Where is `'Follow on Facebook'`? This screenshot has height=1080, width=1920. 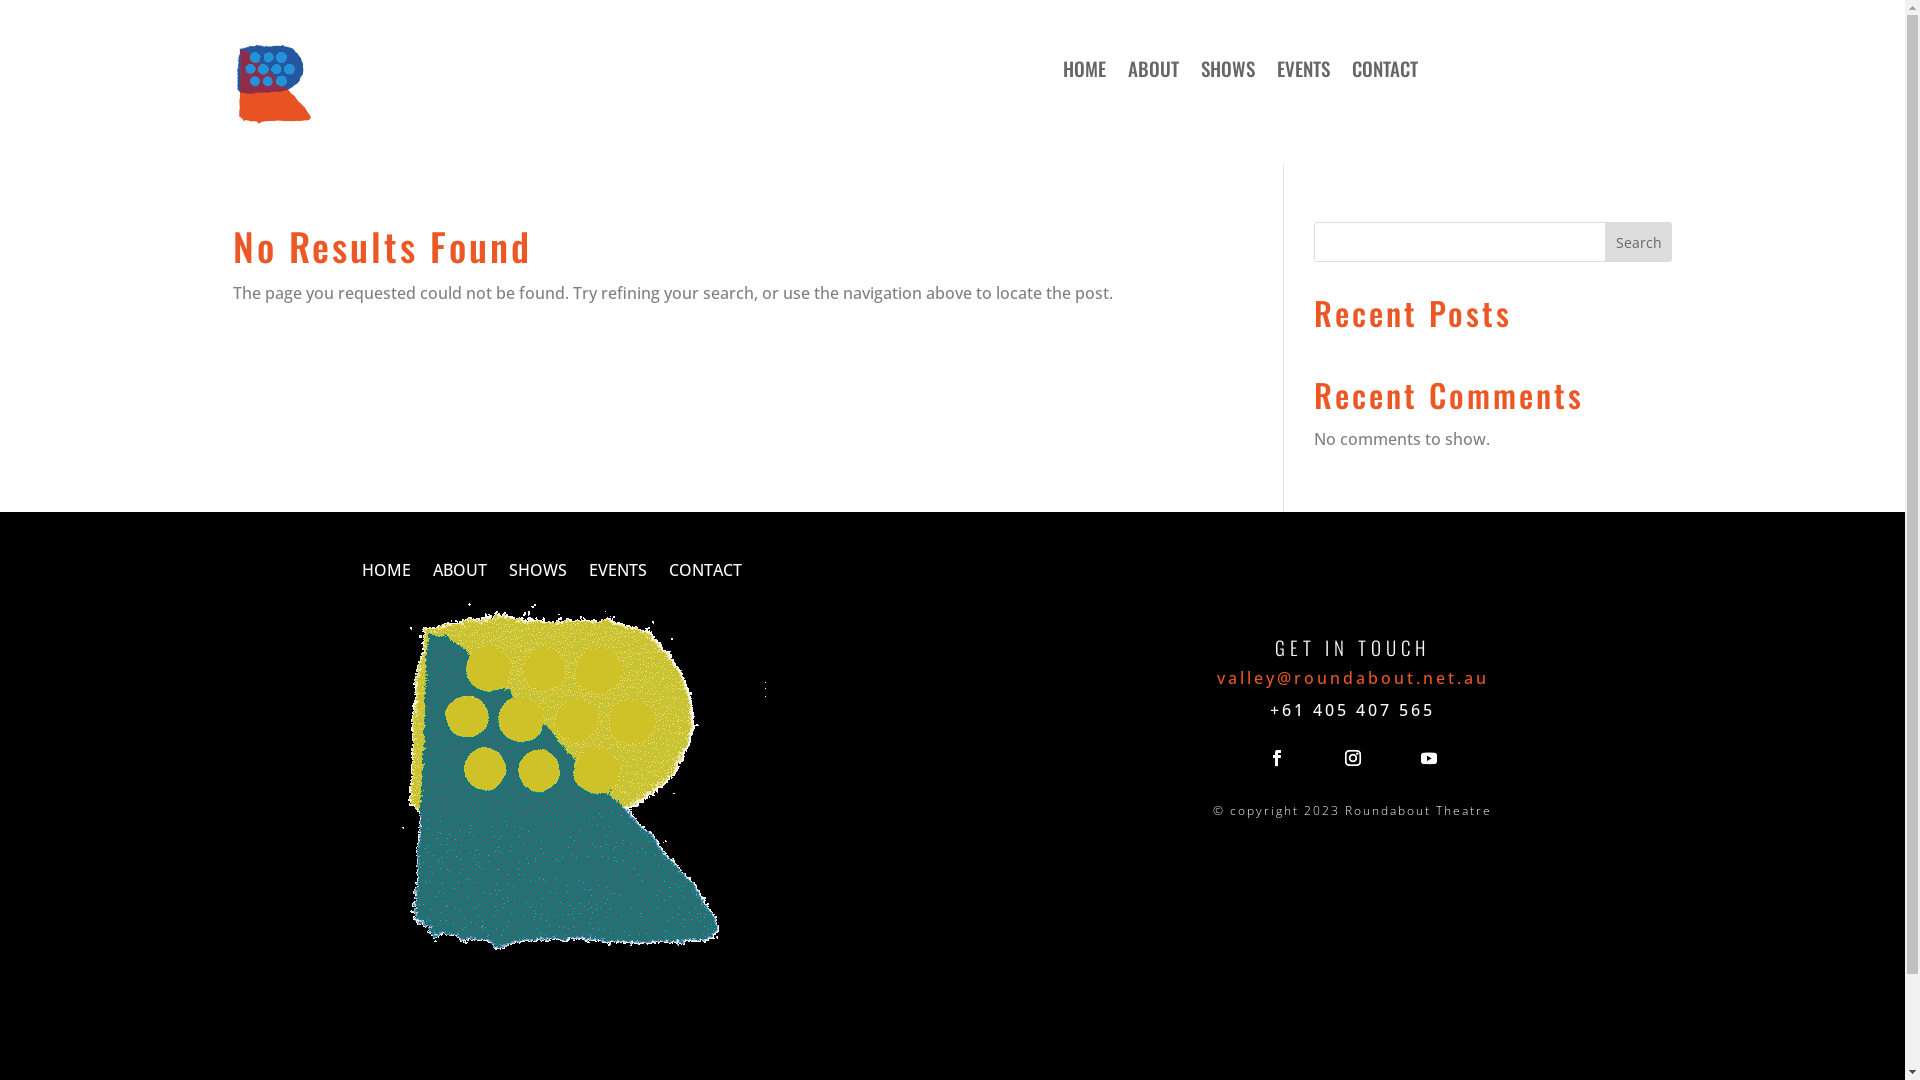 'Follow on Facebook' is located at coordinates (1275, 758).